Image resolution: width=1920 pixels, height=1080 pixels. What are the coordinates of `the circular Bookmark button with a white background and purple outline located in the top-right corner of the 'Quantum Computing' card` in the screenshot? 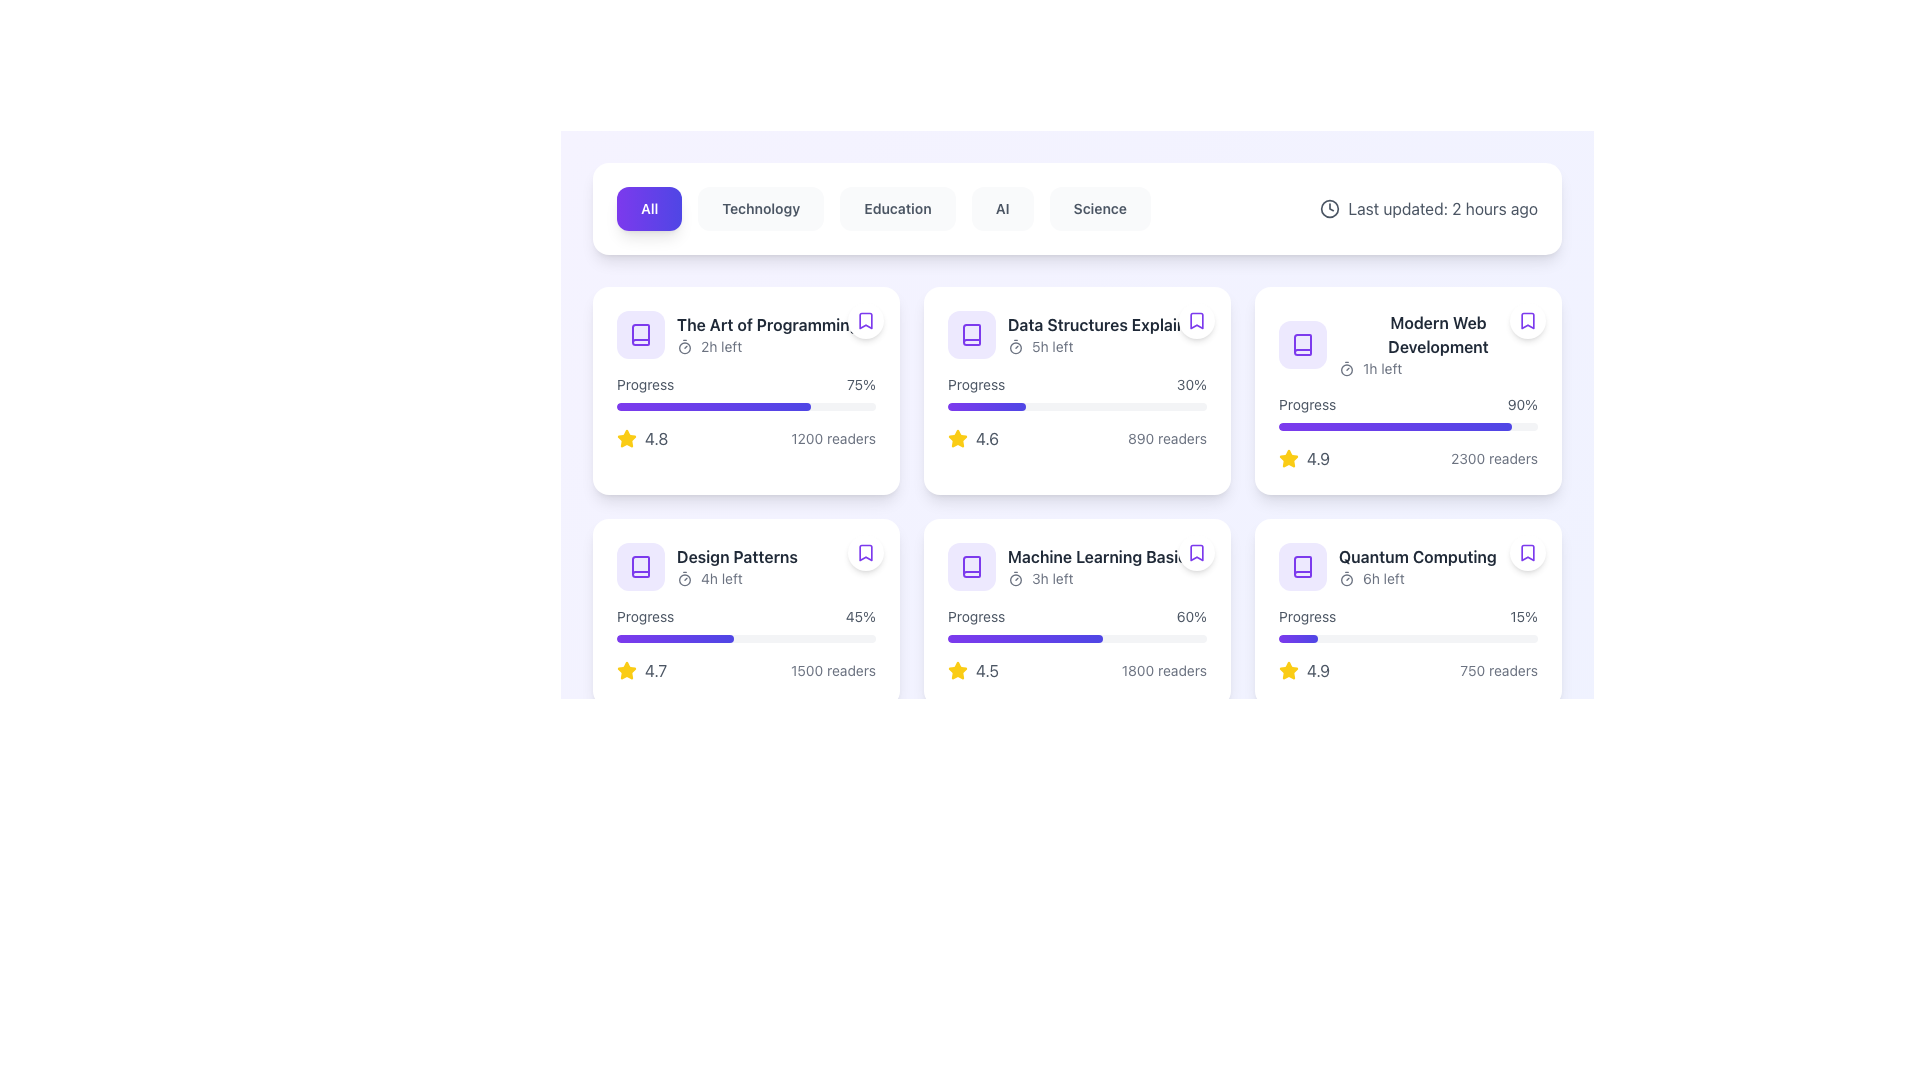 It's located at (1526, 552).